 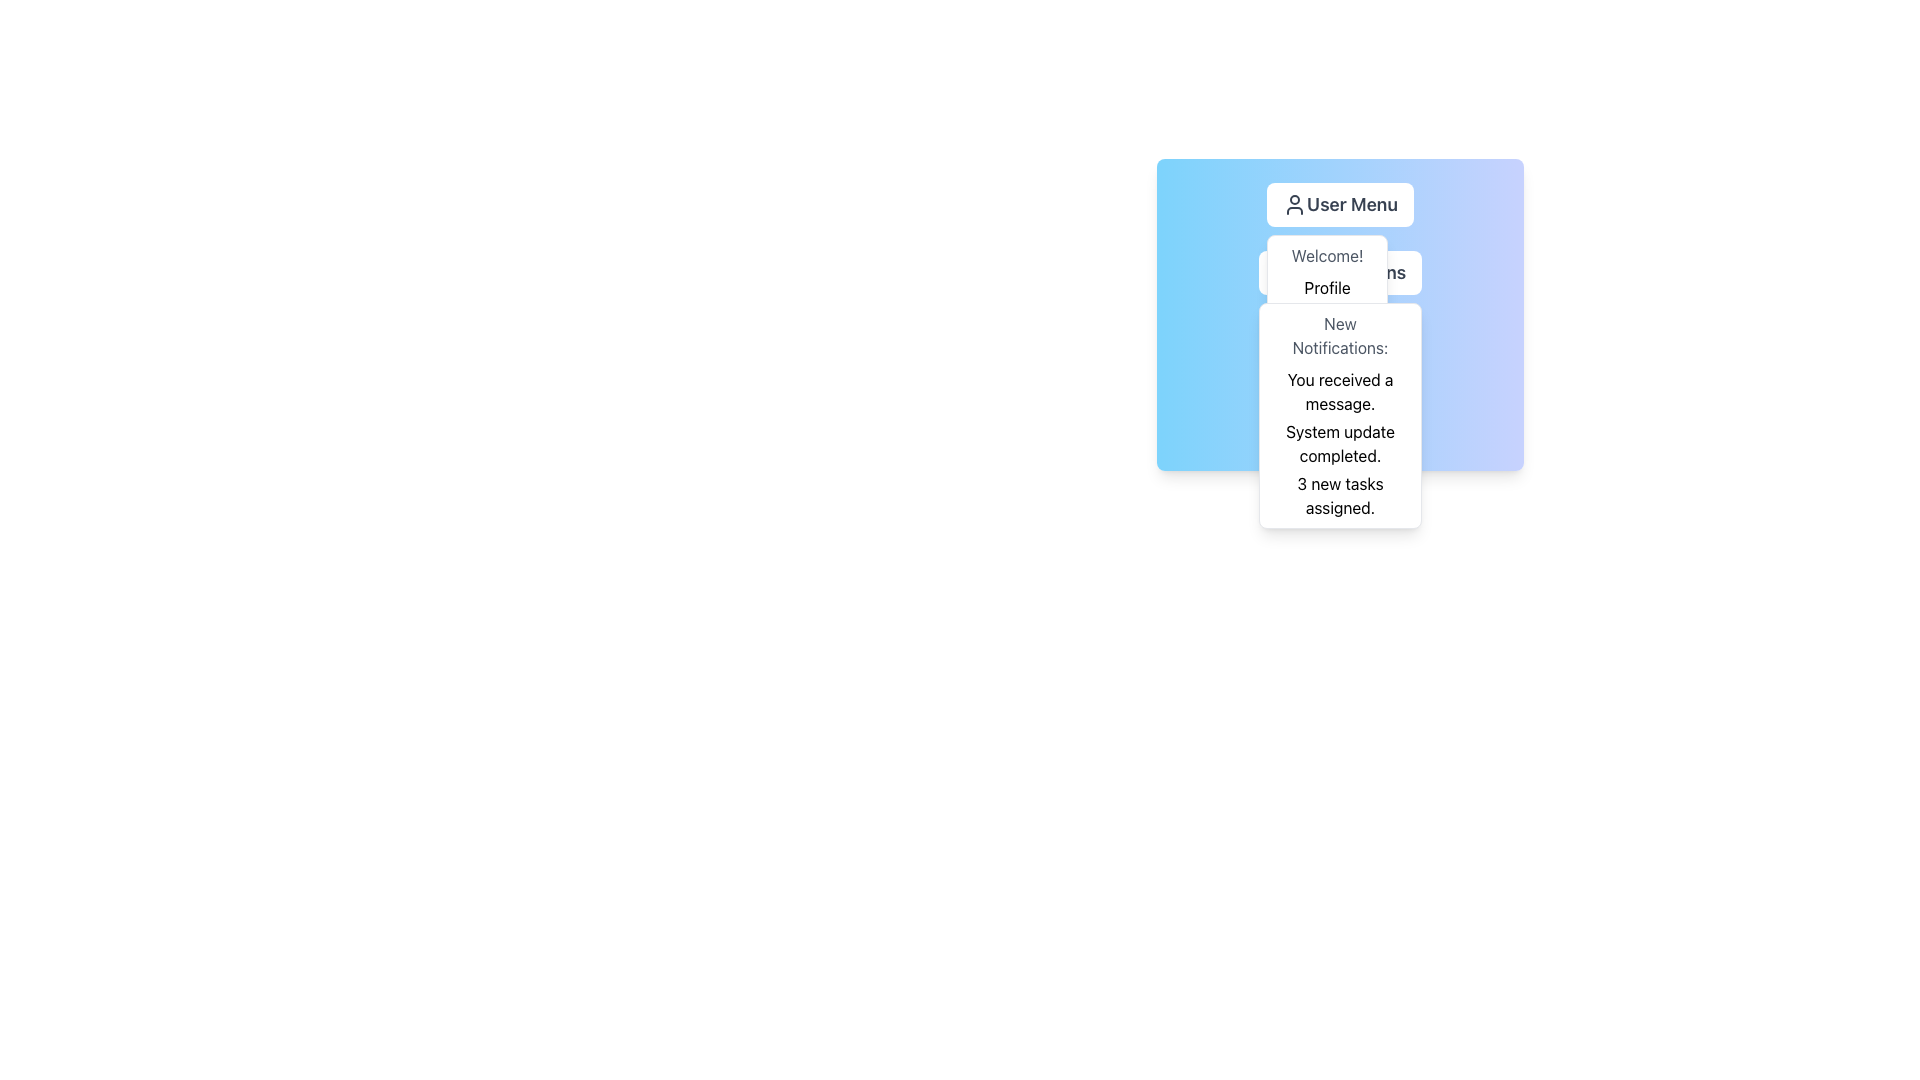 I want to click on text 'New Notifications:' from the header label positioned at the top of the notifications dropdown, so click(x=1340, y=334).